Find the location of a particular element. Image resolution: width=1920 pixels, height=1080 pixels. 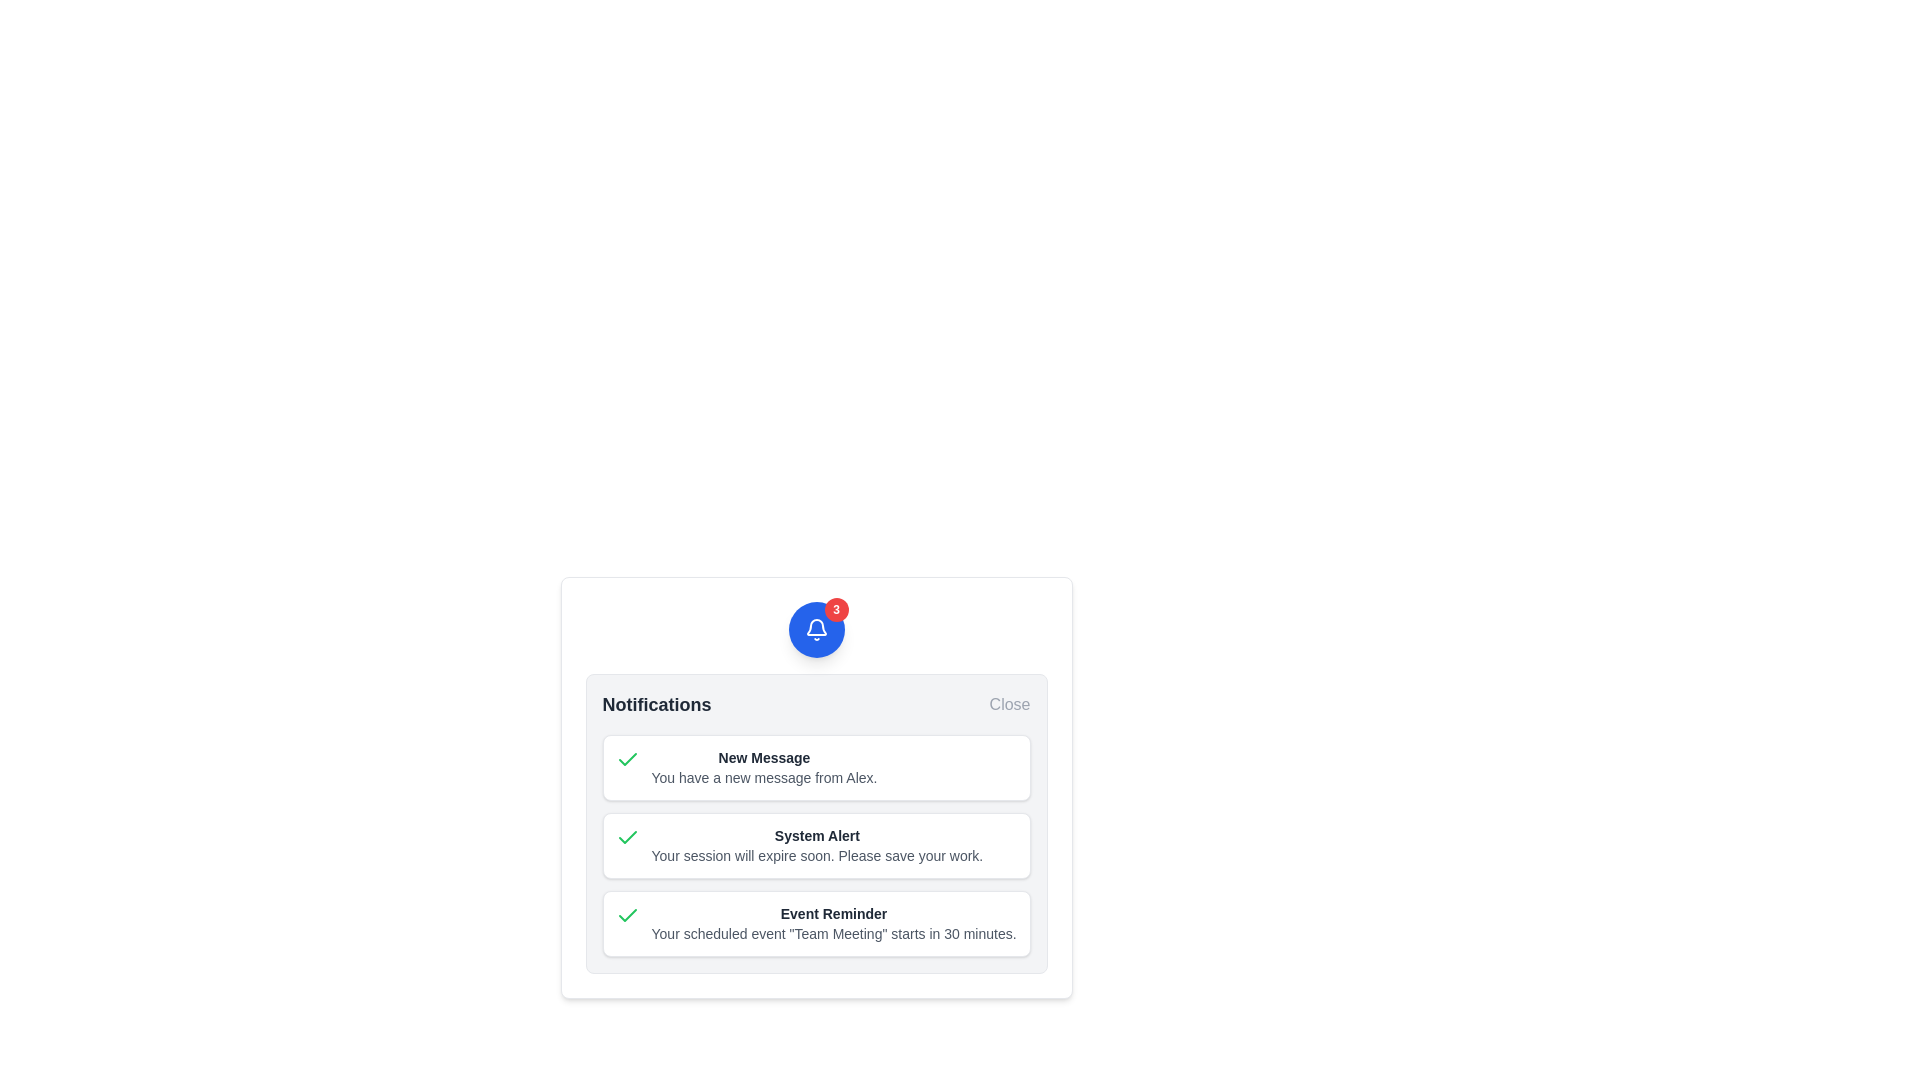

the text component displaying the message 'You have a new message from Alex.' which is located below the bolded text 'New Message' in the notification dropdown is located at coordinates (763, 777).